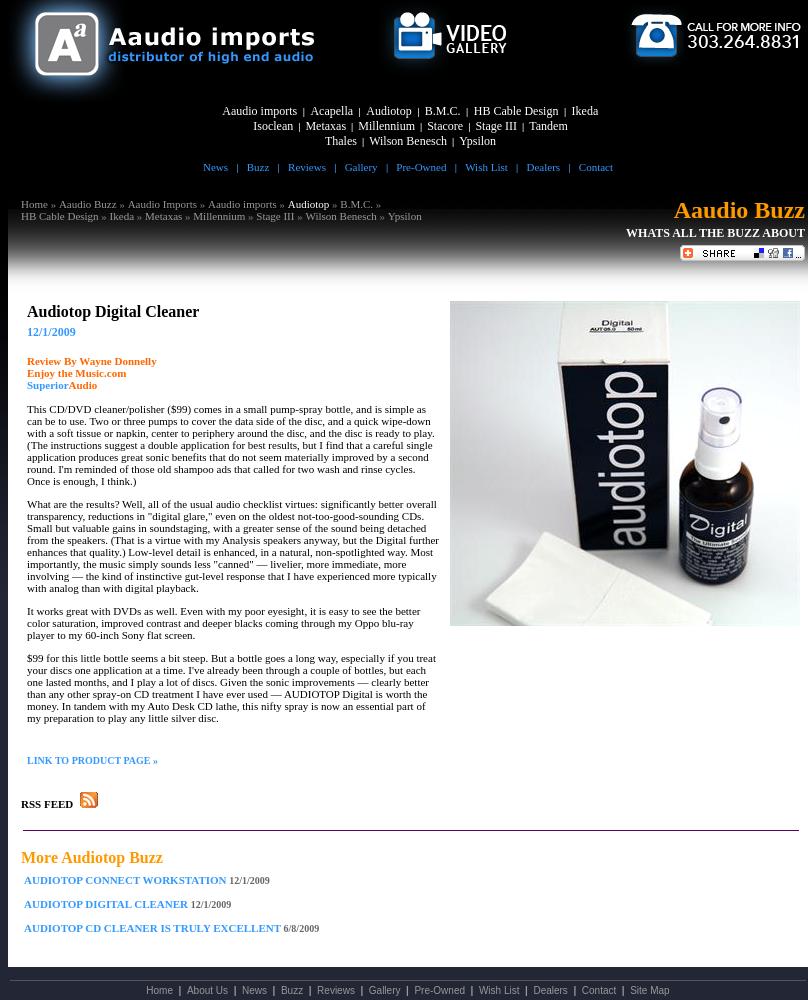  Describe the element at coordinates (77, 372) in the screenshot. I see `'Enjoy the Music.com'` at that location.